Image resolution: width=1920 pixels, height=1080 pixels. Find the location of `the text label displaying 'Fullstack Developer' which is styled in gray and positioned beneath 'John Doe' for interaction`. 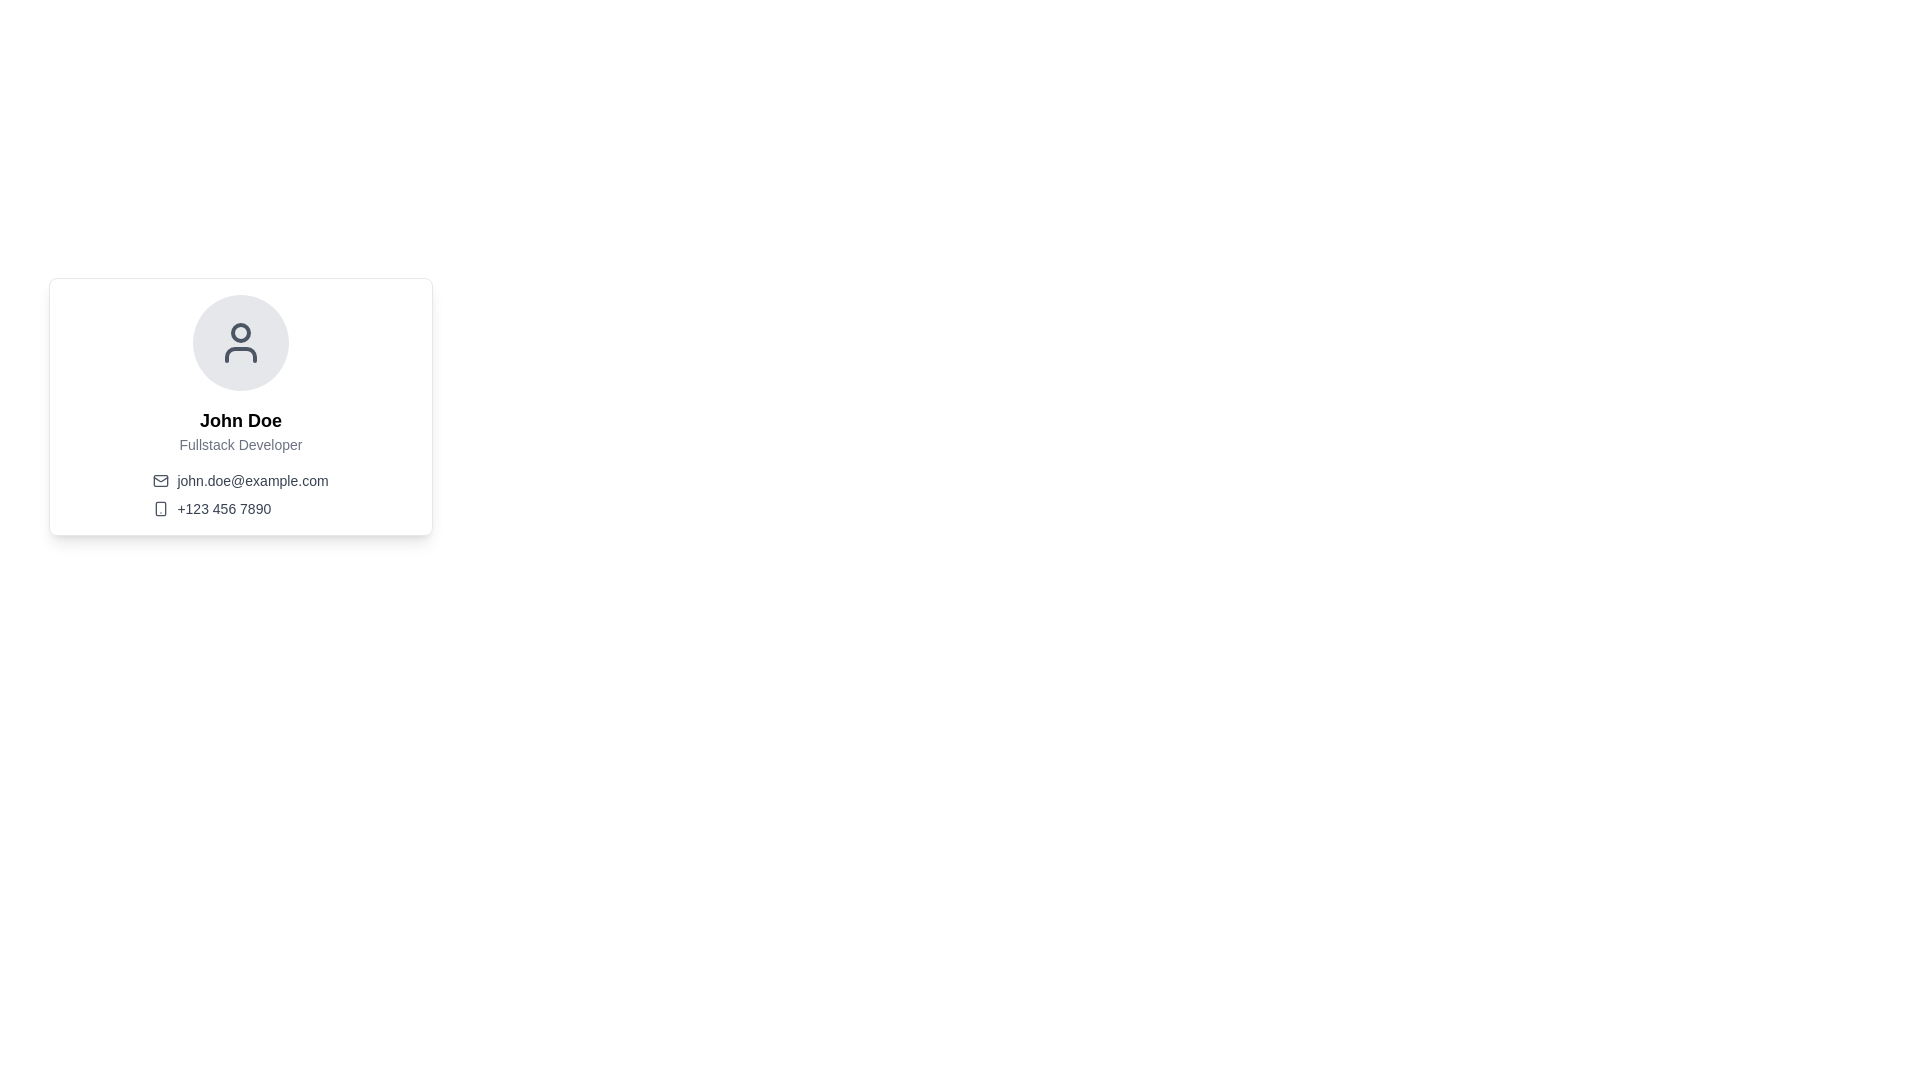

the text label displaying 'Fullstack Developer' which is styled in gray and positioned beneath 'John Doe' for interaction is located at coordinates (240, 443).